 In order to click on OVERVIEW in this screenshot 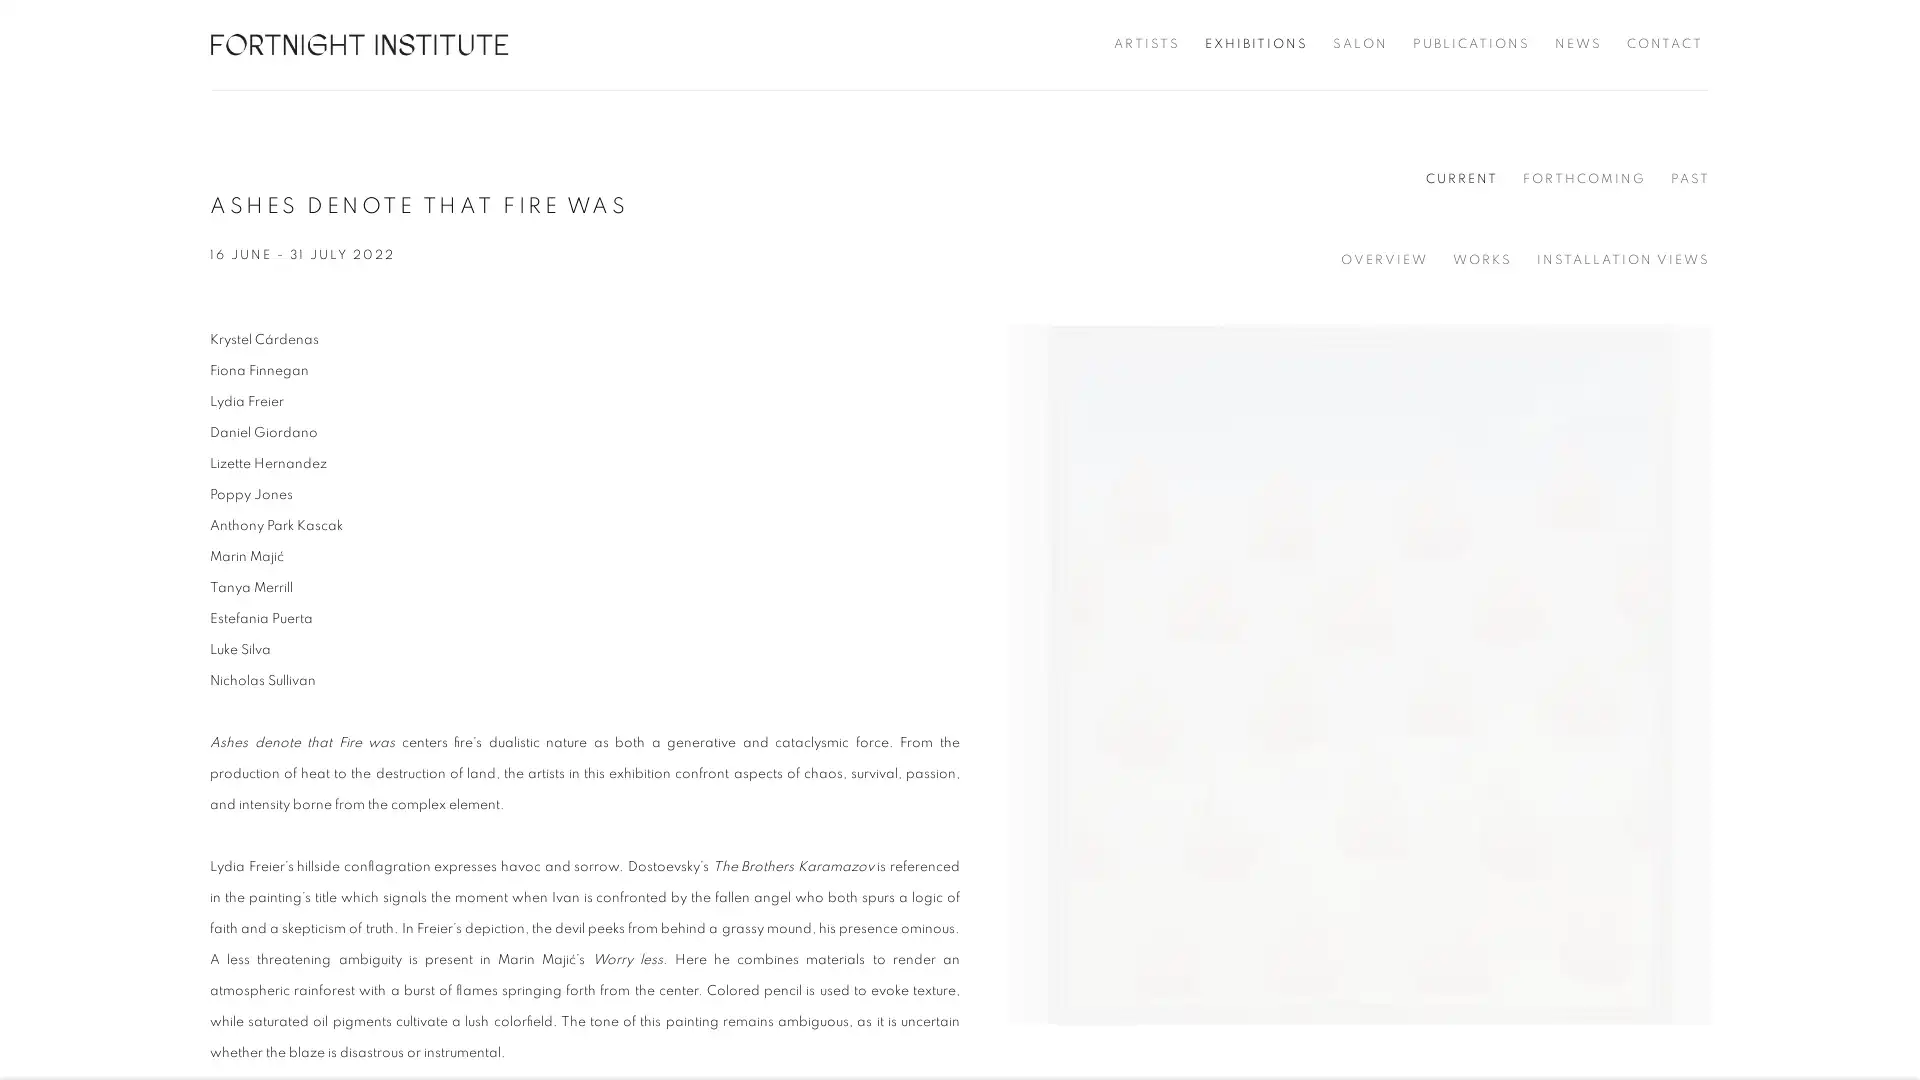, I will do `click(1383, 262)`.